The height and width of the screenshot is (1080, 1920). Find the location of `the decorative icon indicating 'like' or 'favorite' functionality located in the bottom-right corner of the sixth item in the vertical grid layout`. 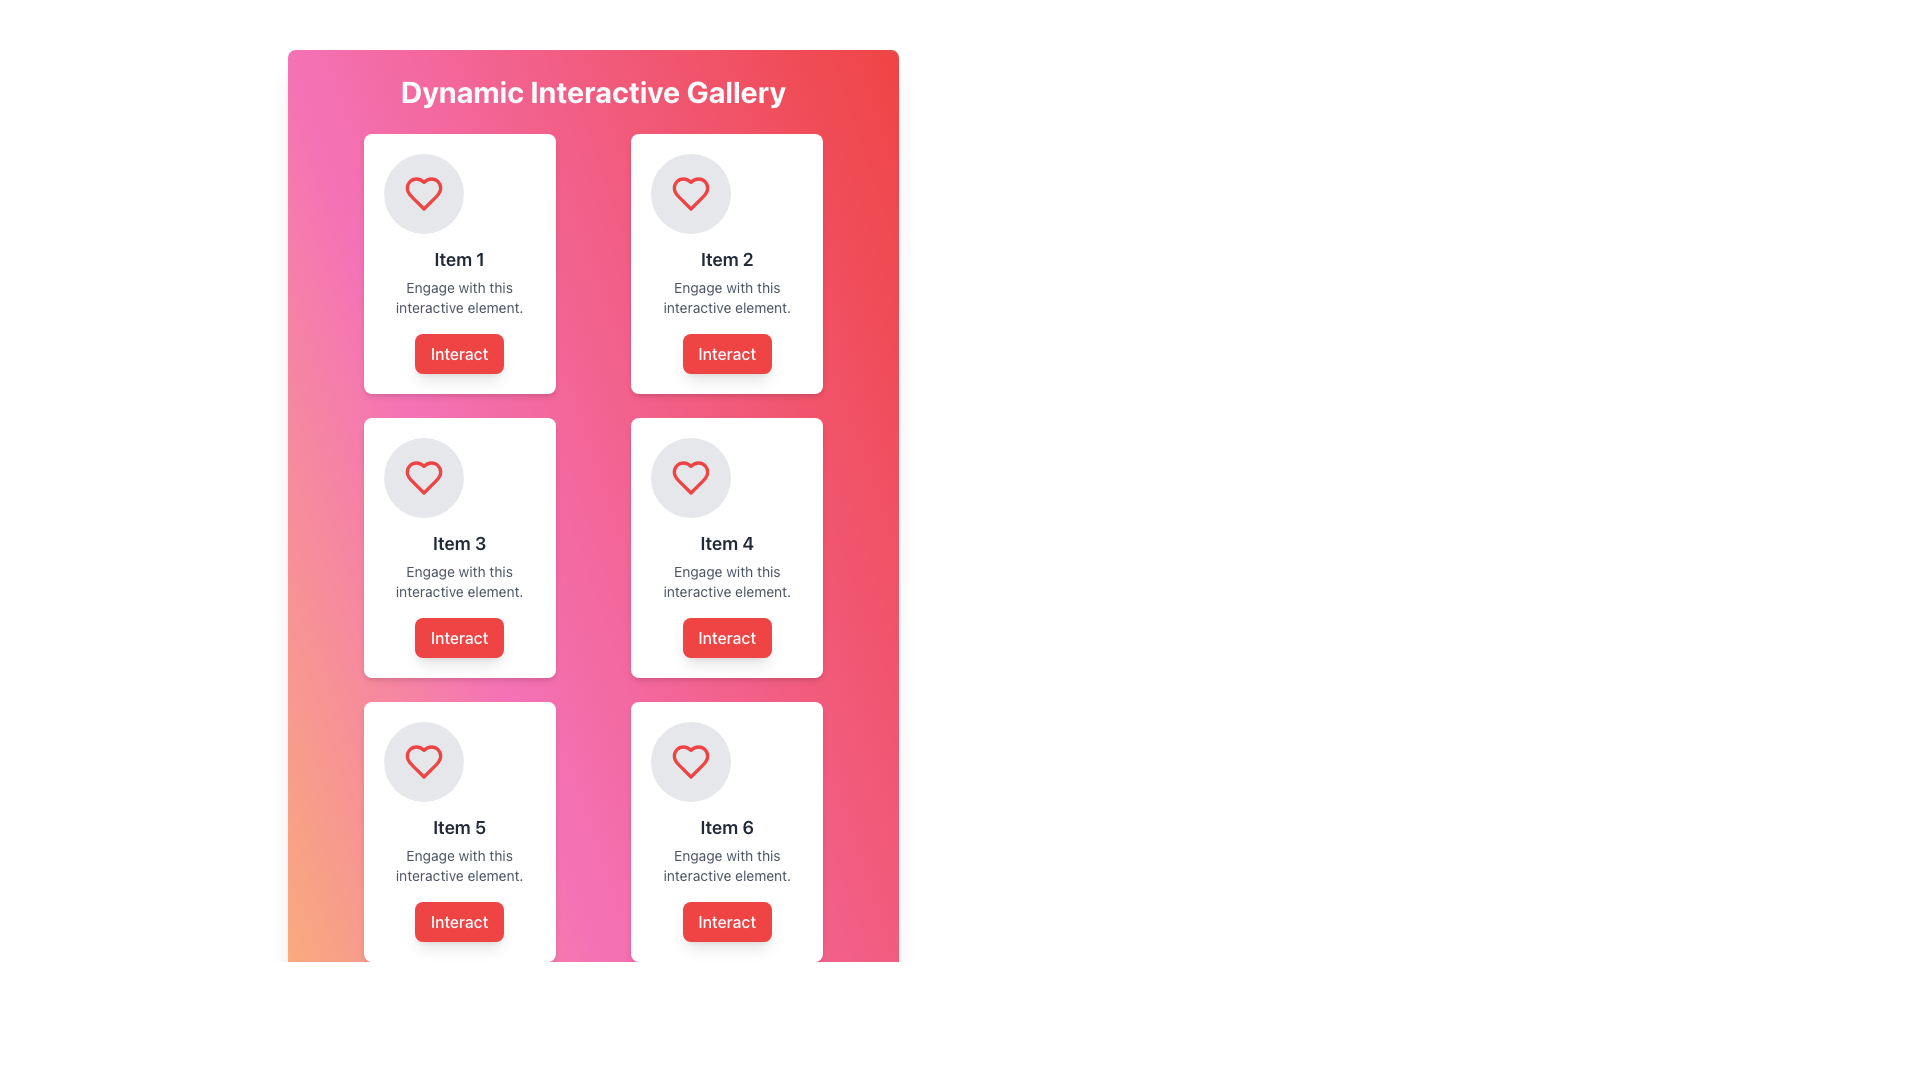

the decorative icon indicating 'like' or 'favorite' functionality located in the bottom-right corner of the sixth item in the vertical grid layout is located at coordinates (691, 762).